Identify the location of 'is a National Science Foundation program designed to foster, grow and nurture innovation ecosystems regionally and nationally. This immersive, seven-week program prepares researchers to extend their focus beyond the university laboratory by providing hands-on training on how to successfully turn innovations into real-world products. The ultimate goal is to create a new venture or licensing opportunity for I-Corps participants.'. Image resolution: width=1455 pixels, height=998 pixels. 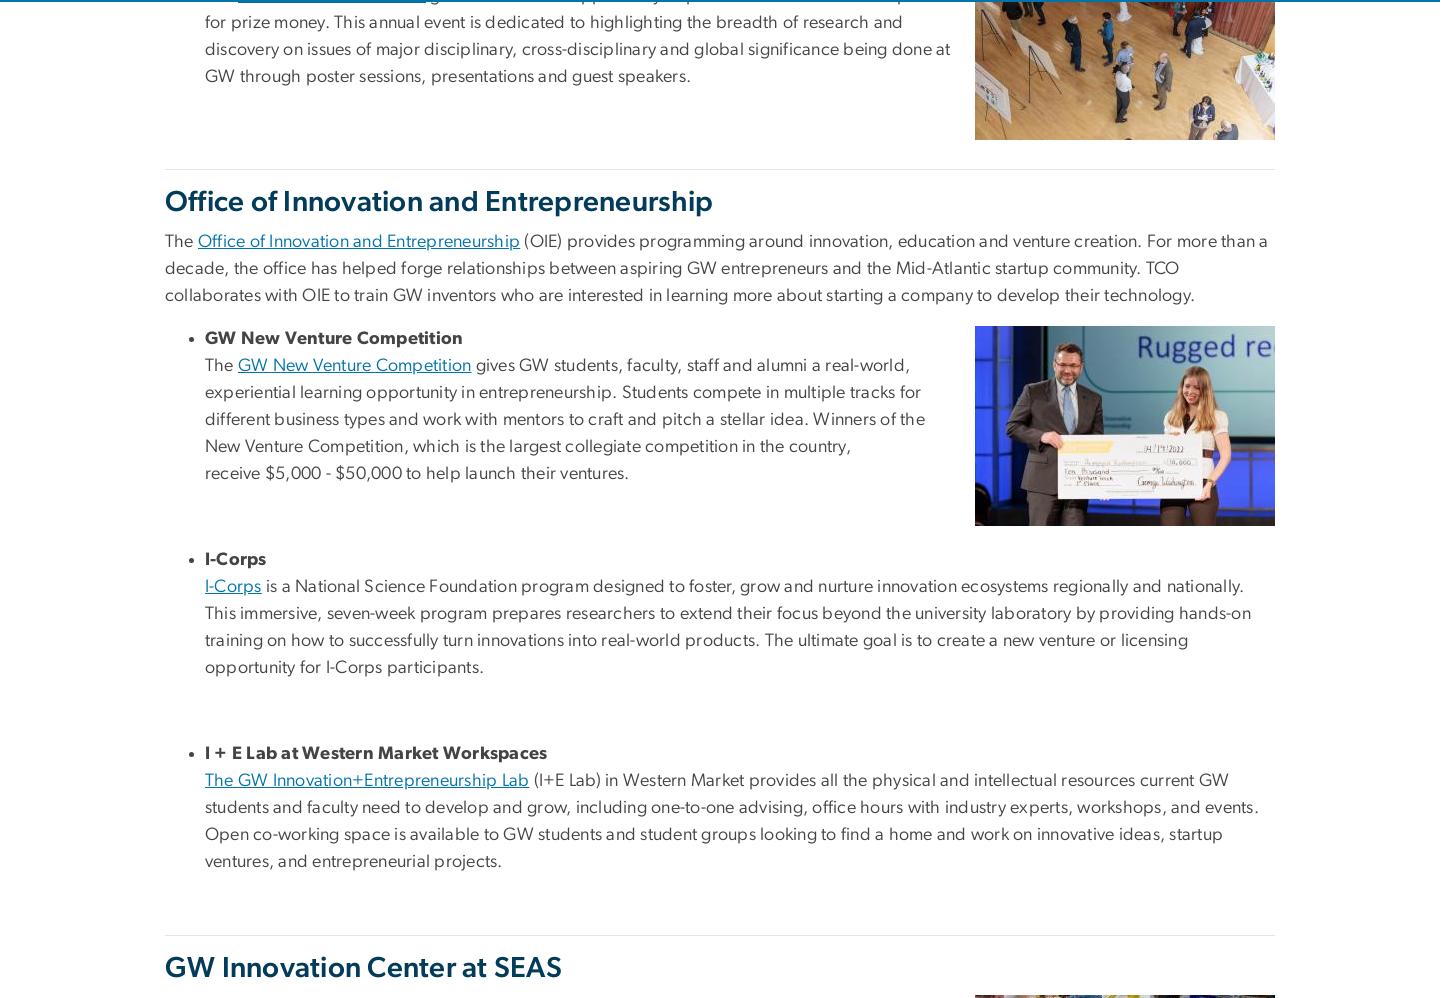
(727, 627).